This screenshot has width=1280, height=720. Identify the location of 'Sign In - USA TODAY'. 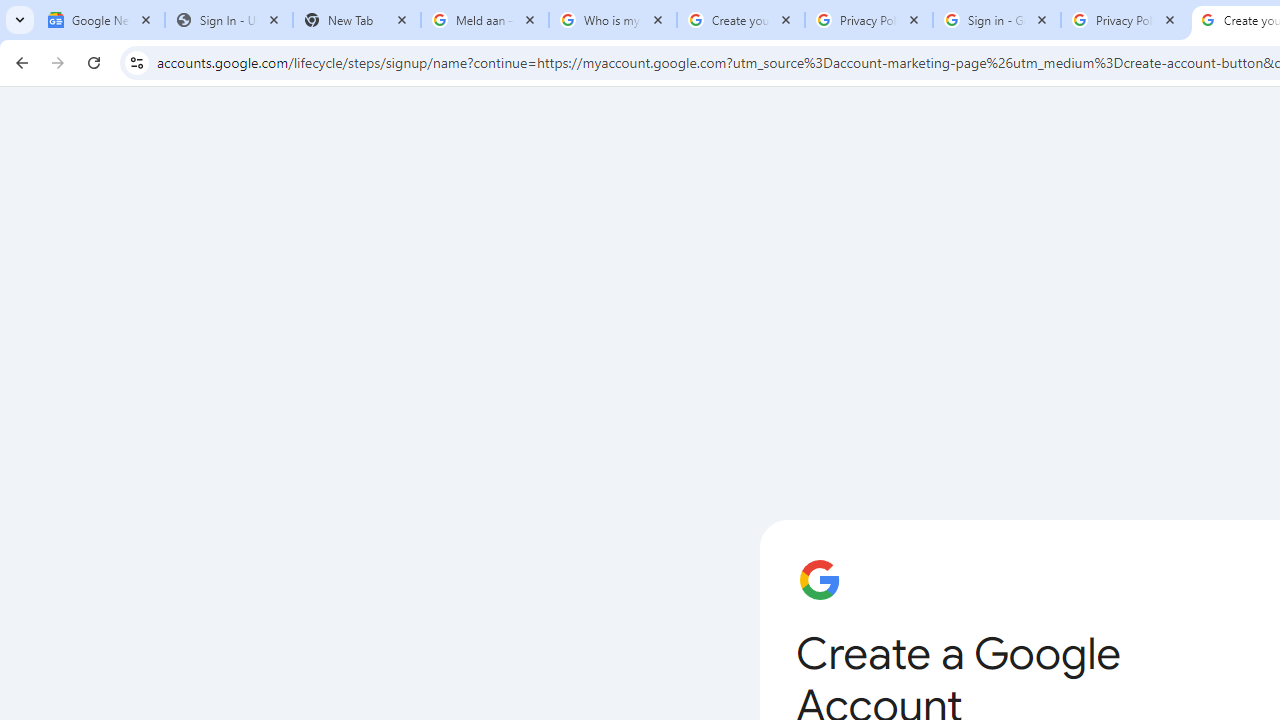
(229, 20).